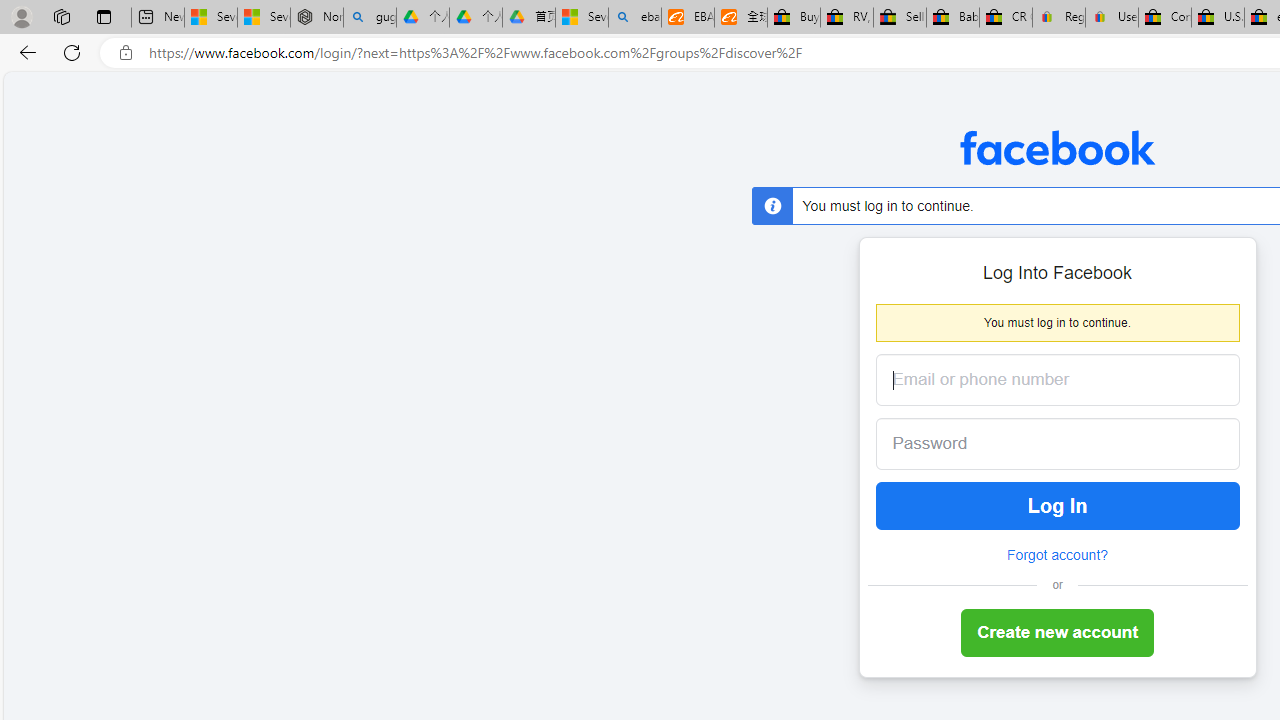 The image size is (1280, 720). Describe the element at coordinates (1041, 443) in the screenshot. I see `'Password'` at that location.